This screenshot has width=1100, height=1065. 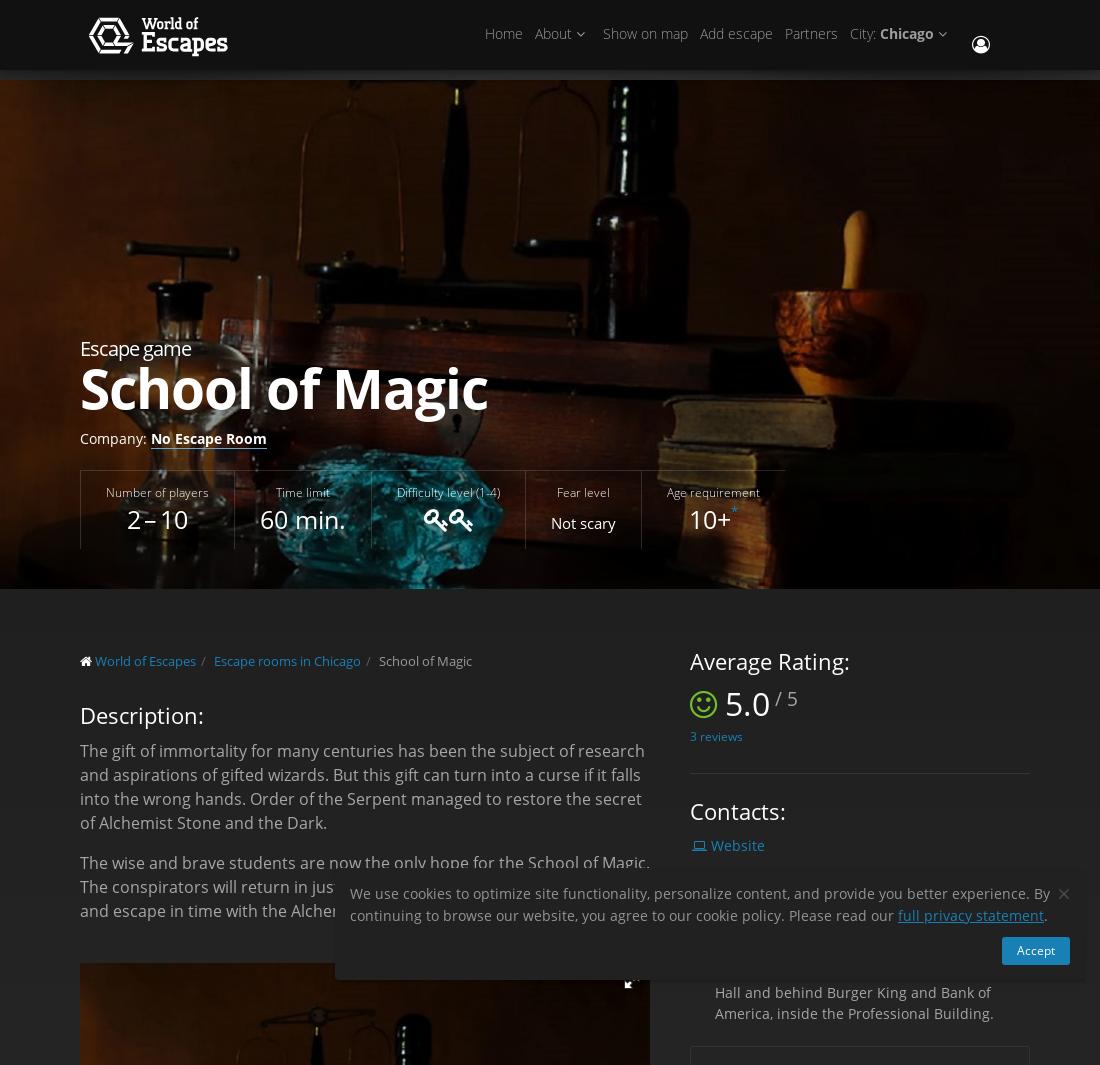 I want to click on 'Chicago', so click(x=906, y=37).